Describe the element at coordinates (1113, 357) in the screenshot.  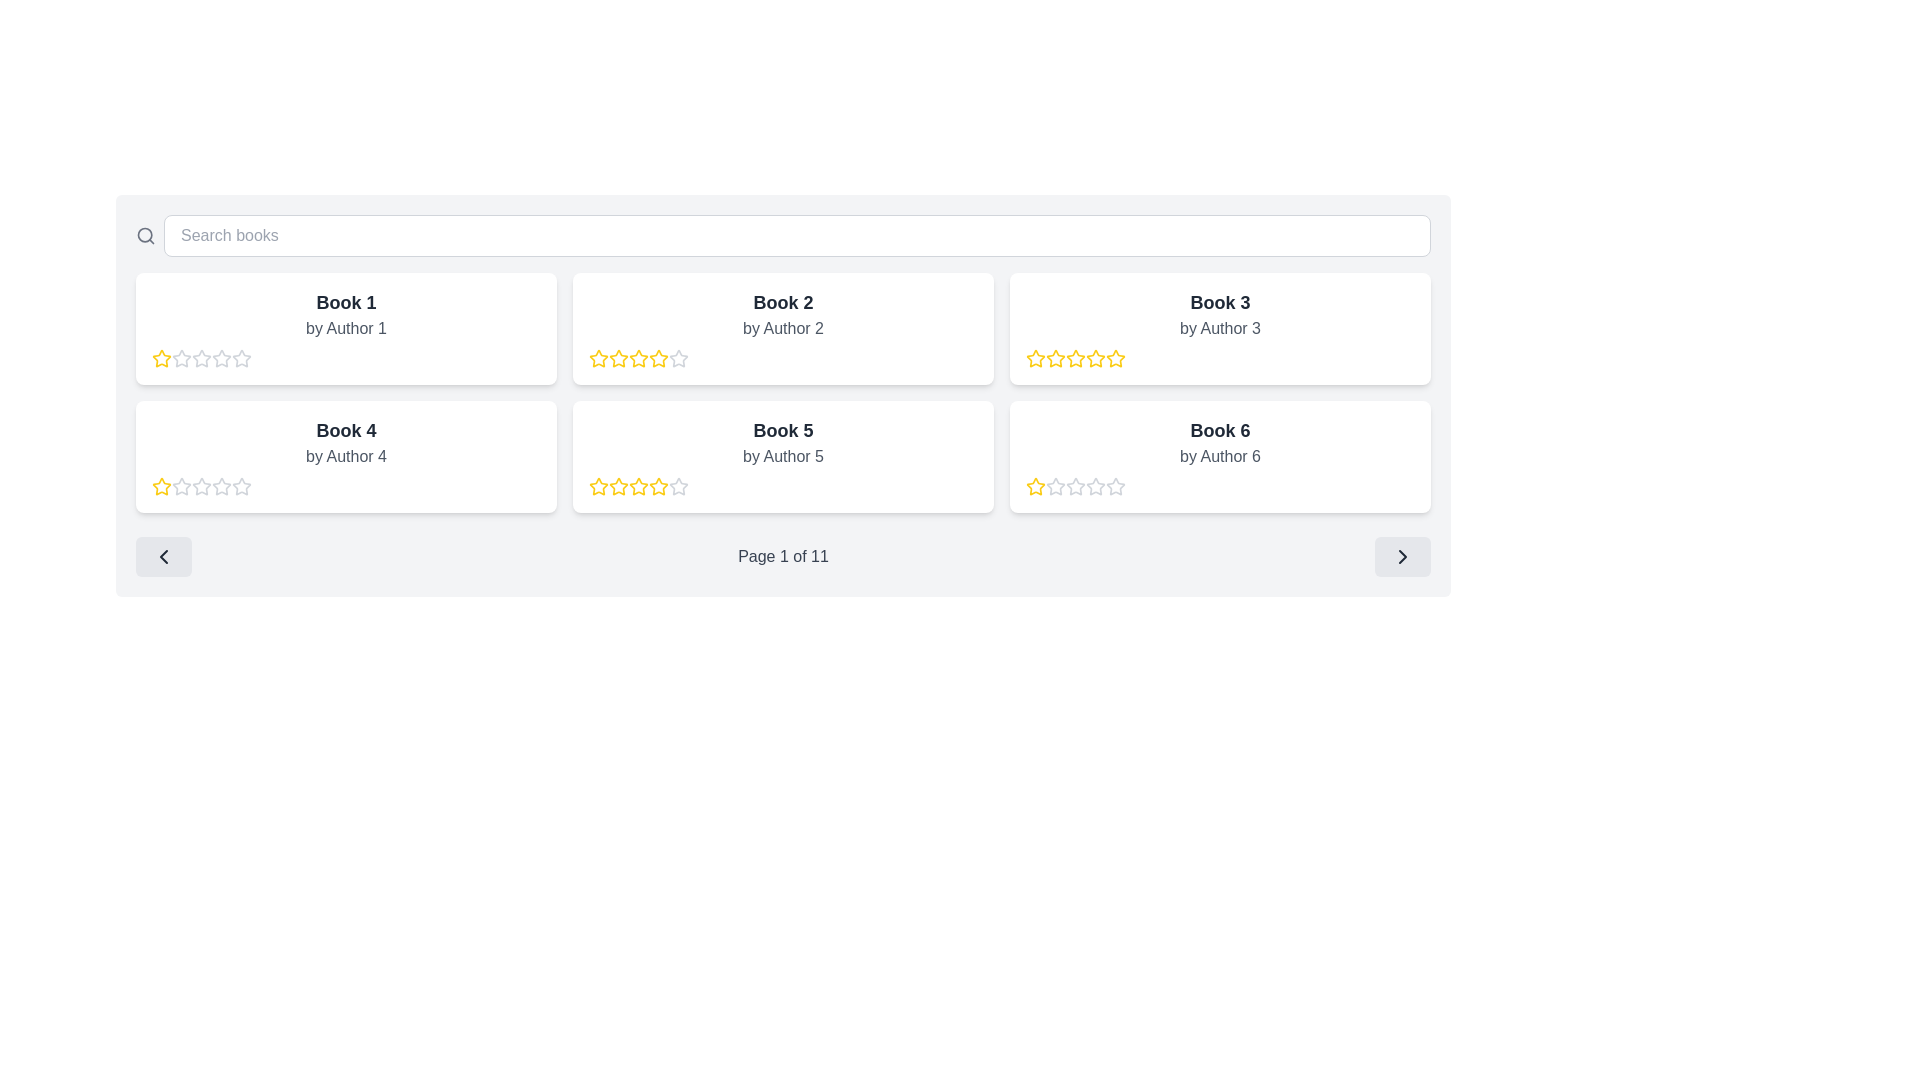
I see `the third yellow star icon in the five-star rating system for 'Book 3 by Author 3' to rate it` at that location.